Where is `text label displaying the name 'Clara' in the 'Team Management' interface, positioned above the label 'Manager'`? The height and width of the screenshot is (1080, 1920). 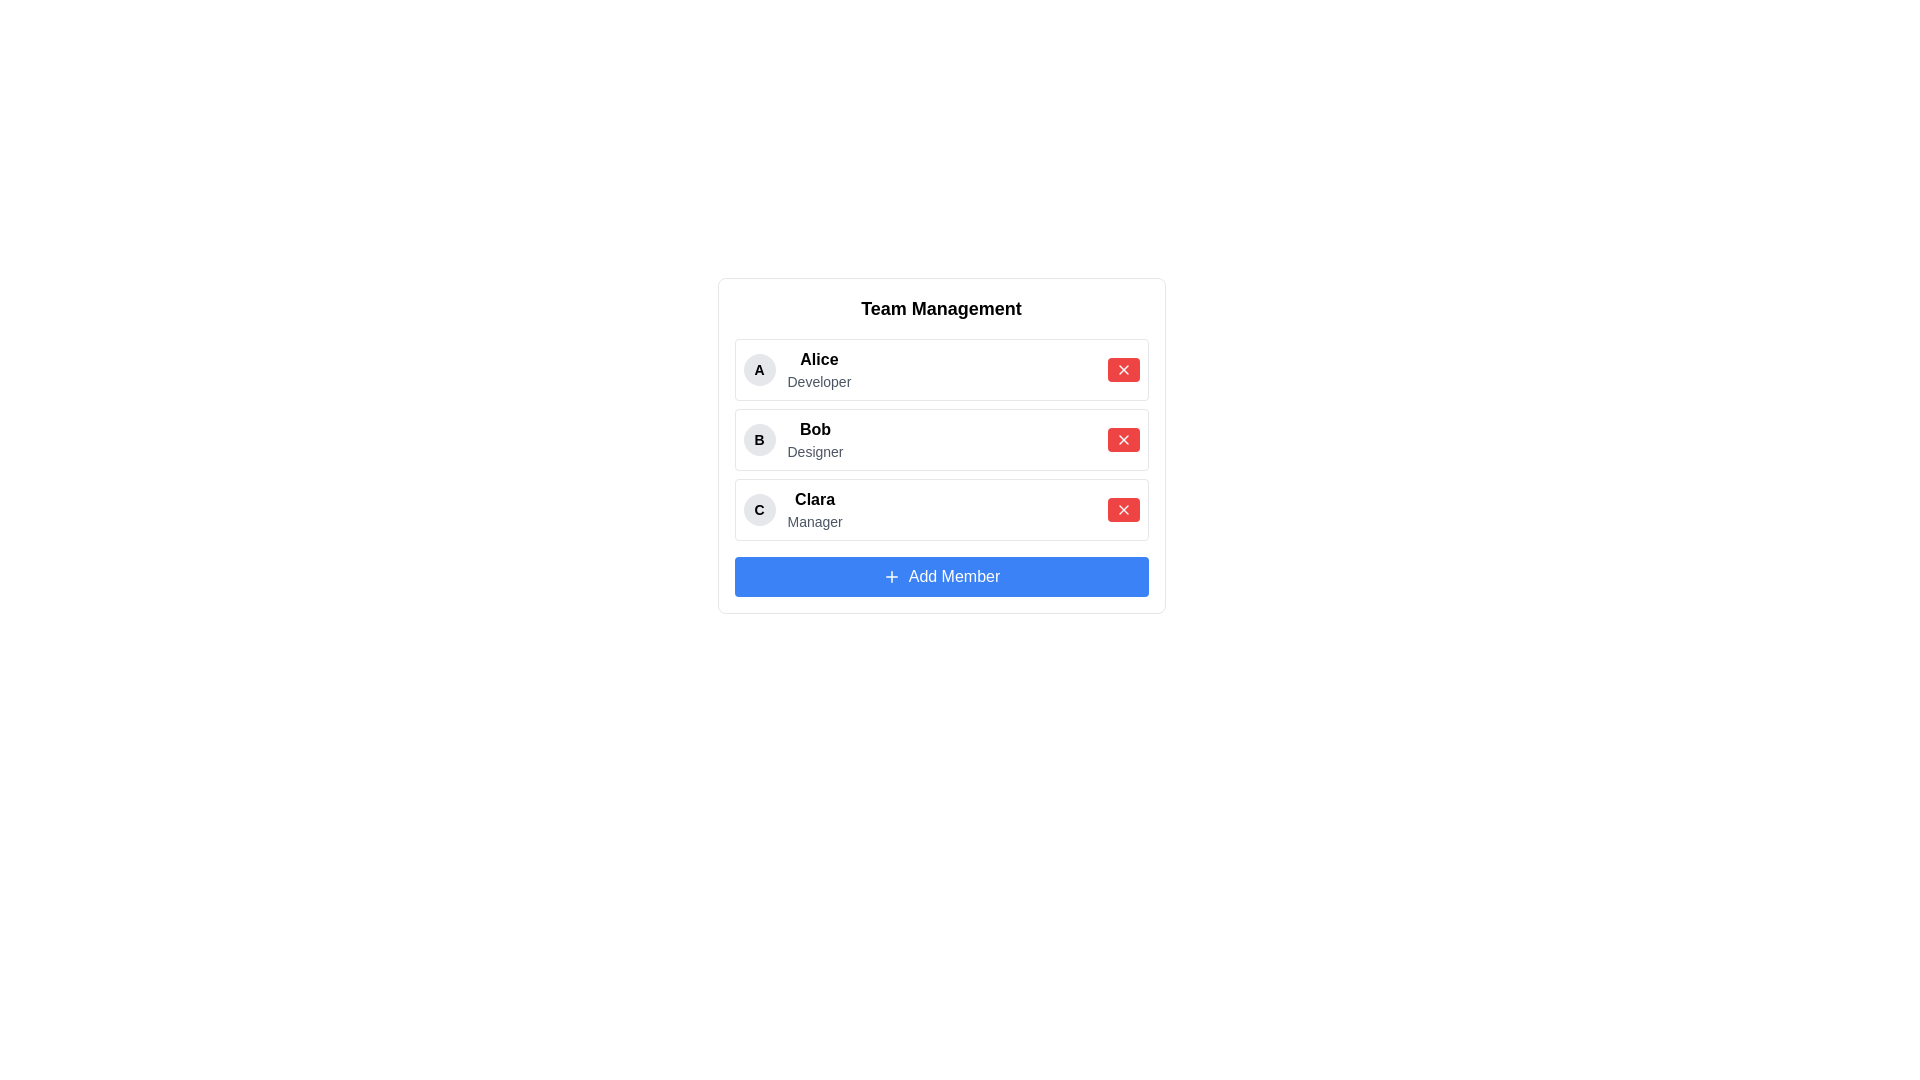 text label displaying the name 'Clara' in the 'Team Management' interface, positioned above the label 'Manager' is located at coordinates (815, 499).